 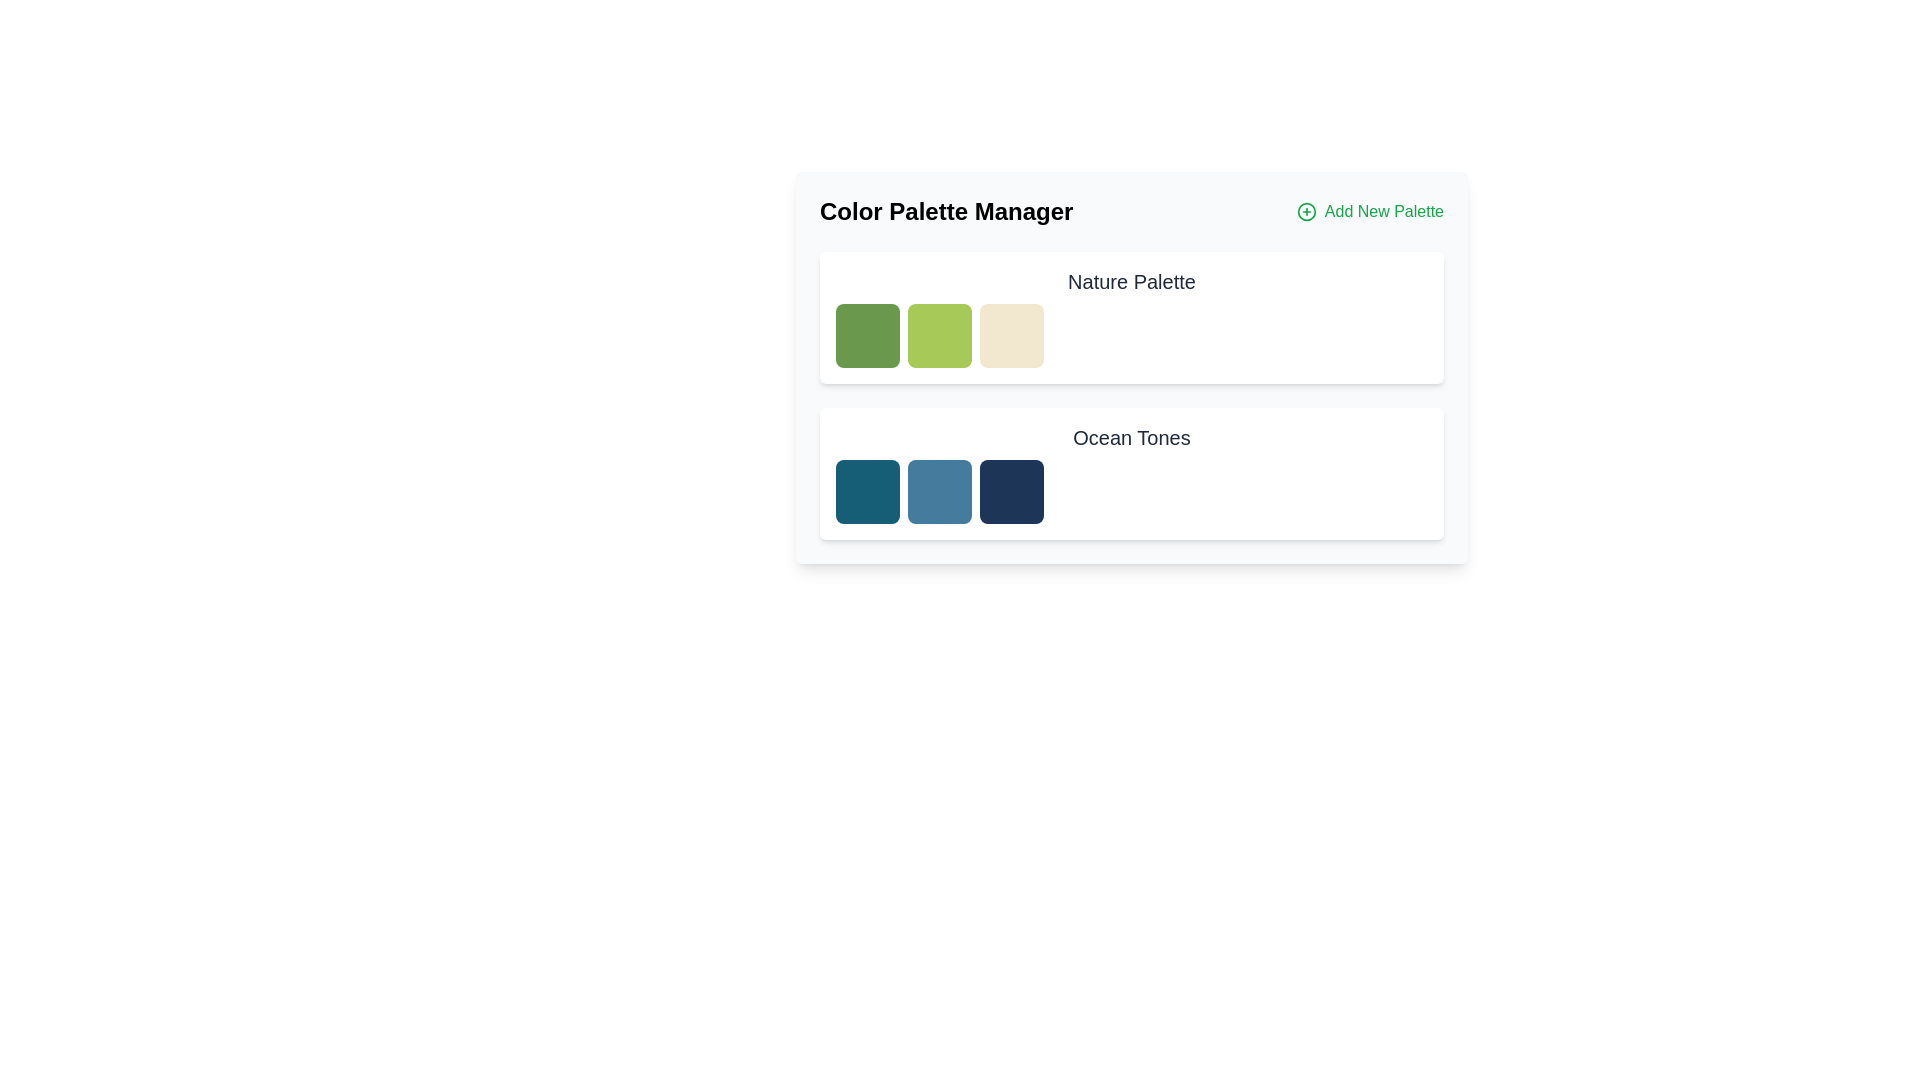 What do you see at coordinates (1306, 212) in the screenshot?
I see `the circular SVG icon with a plus sign in its center, part of the 'Add New Palette' button located at the top-right corner of the main interface, to interact with its functionality` at bounding box center [1306, 212].